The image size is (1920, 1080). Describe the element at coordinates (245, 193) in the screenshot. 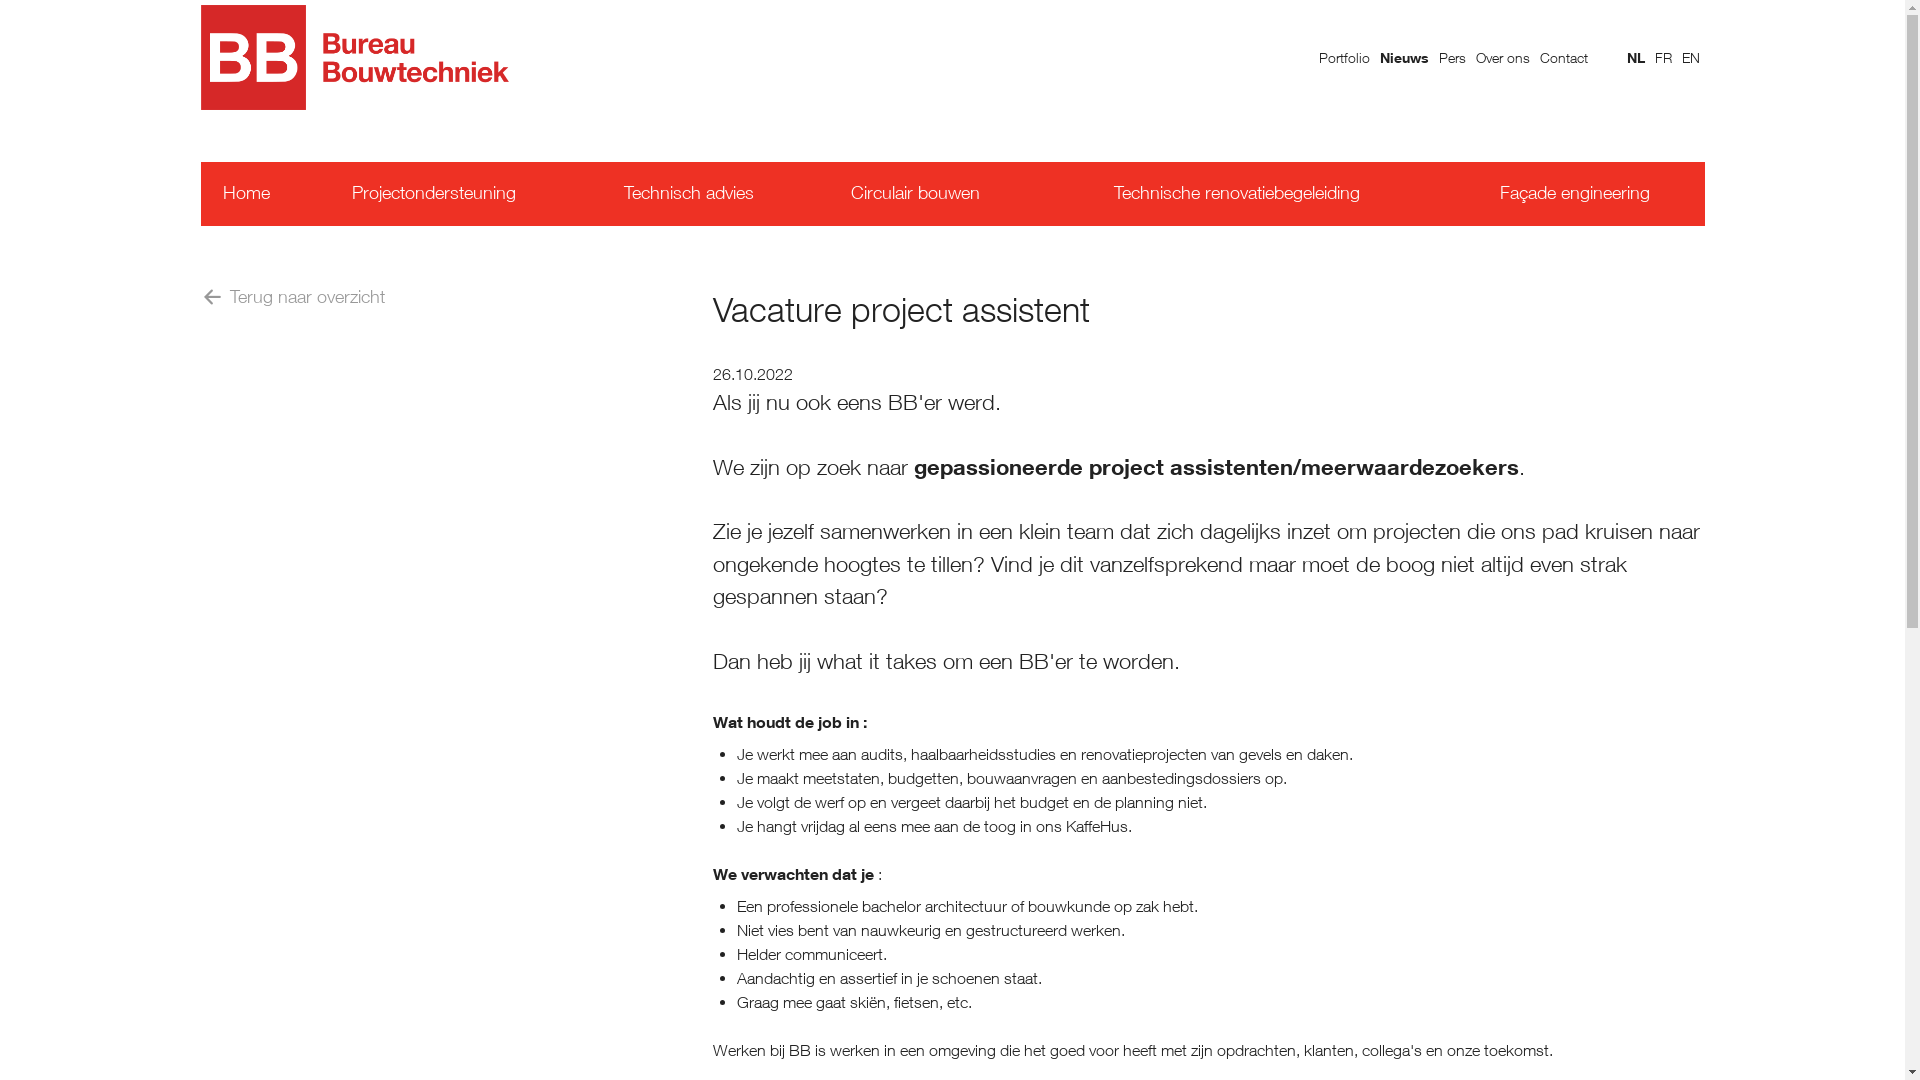

I see `'Home'` at that location.